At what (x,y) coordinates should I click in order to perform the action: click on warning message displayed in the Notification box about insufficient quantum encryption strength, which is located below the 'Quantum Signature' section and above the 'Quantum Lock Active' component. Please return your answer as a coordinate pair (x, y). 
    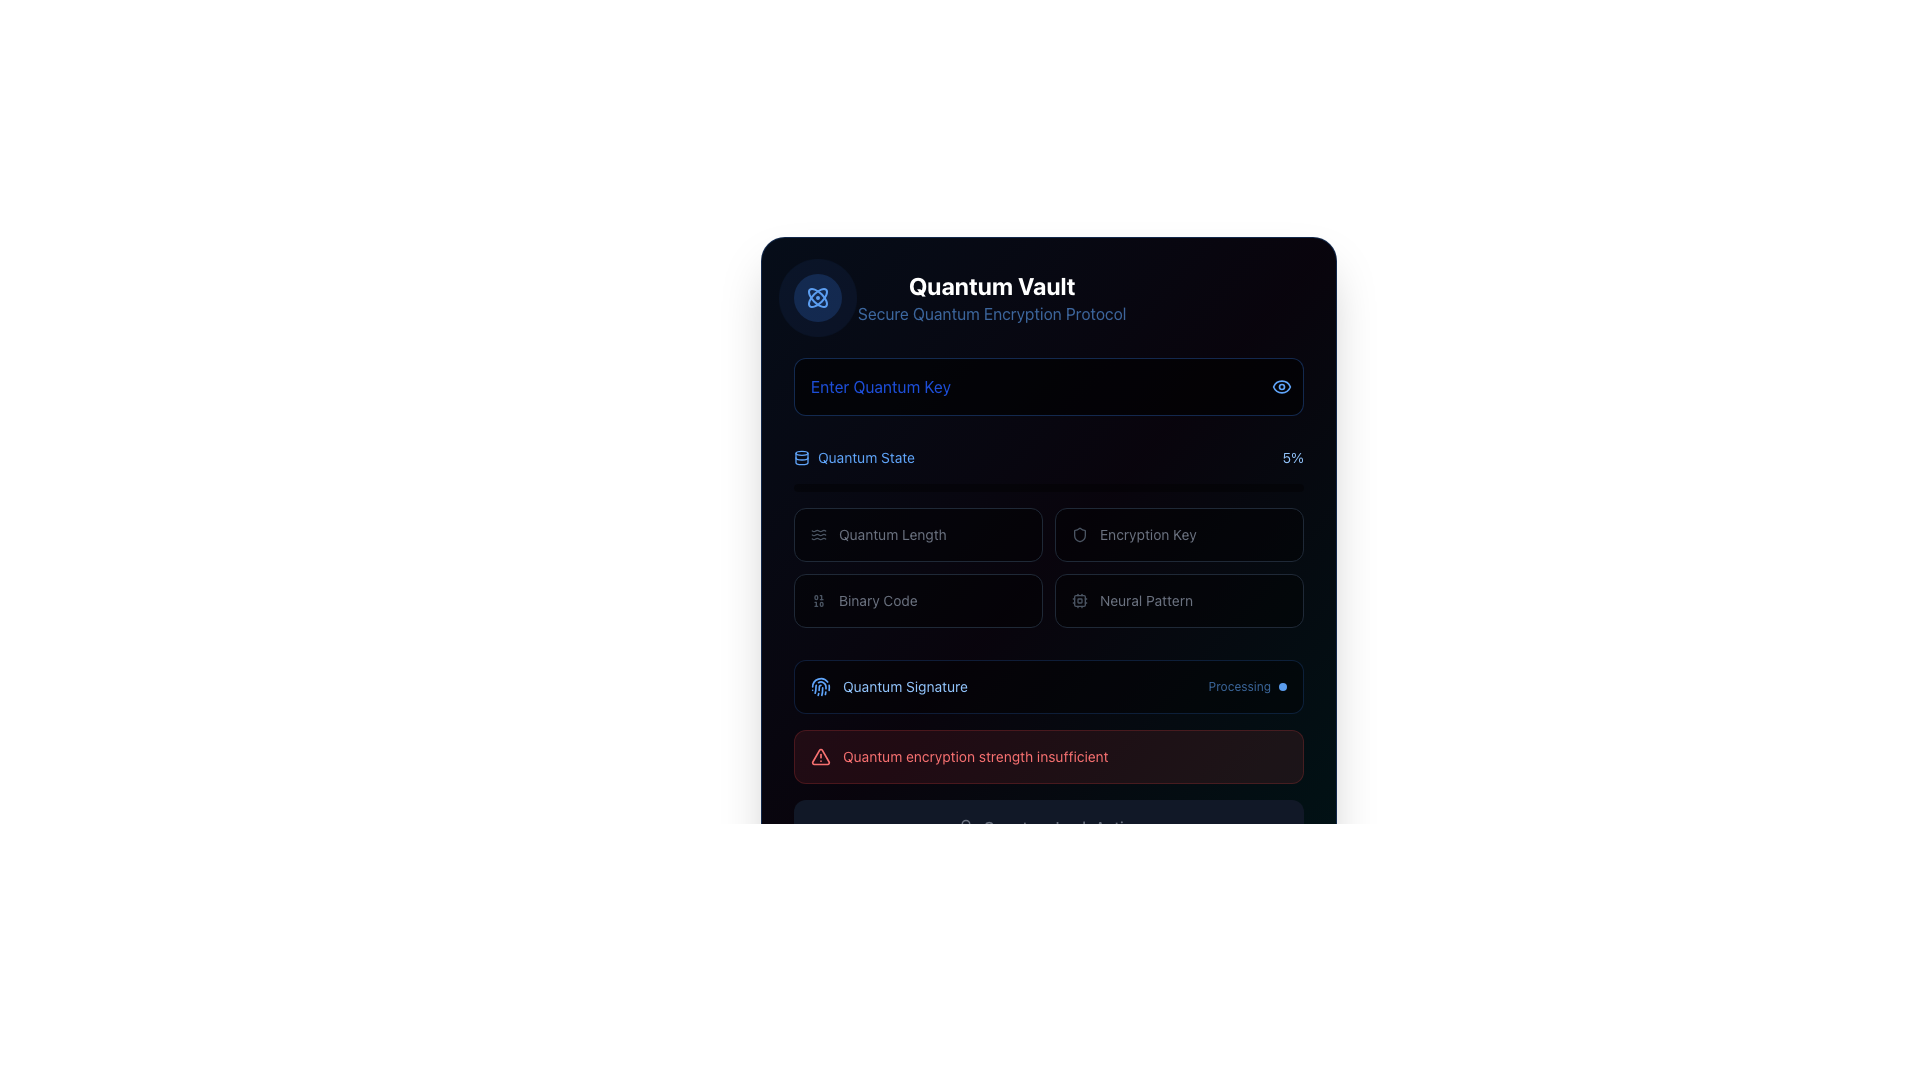
    Looking at the image, I should click on (1048, 756).